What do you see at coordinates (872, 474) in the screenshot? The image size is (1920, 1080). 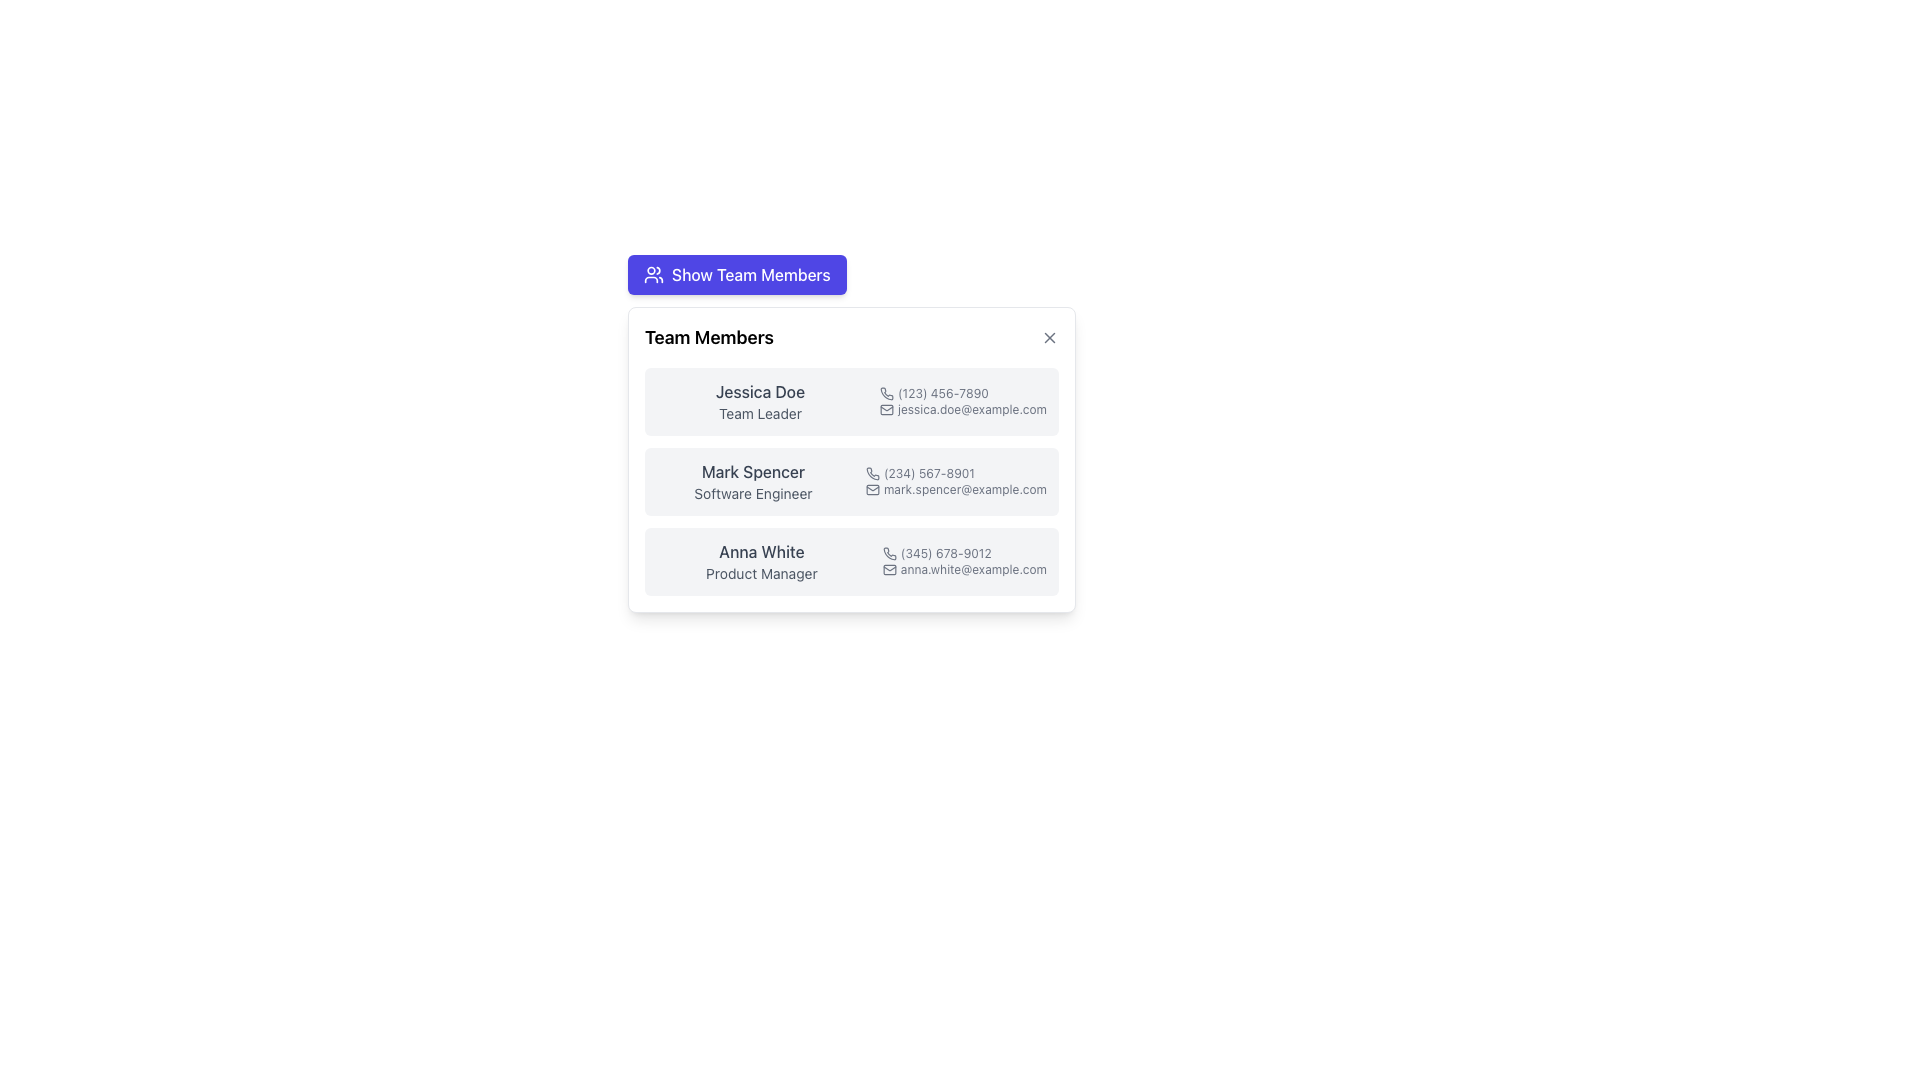 I see `the phone icon representing contact information for Mark Spencer in the Team Members section` at bounding box center [872, 474].